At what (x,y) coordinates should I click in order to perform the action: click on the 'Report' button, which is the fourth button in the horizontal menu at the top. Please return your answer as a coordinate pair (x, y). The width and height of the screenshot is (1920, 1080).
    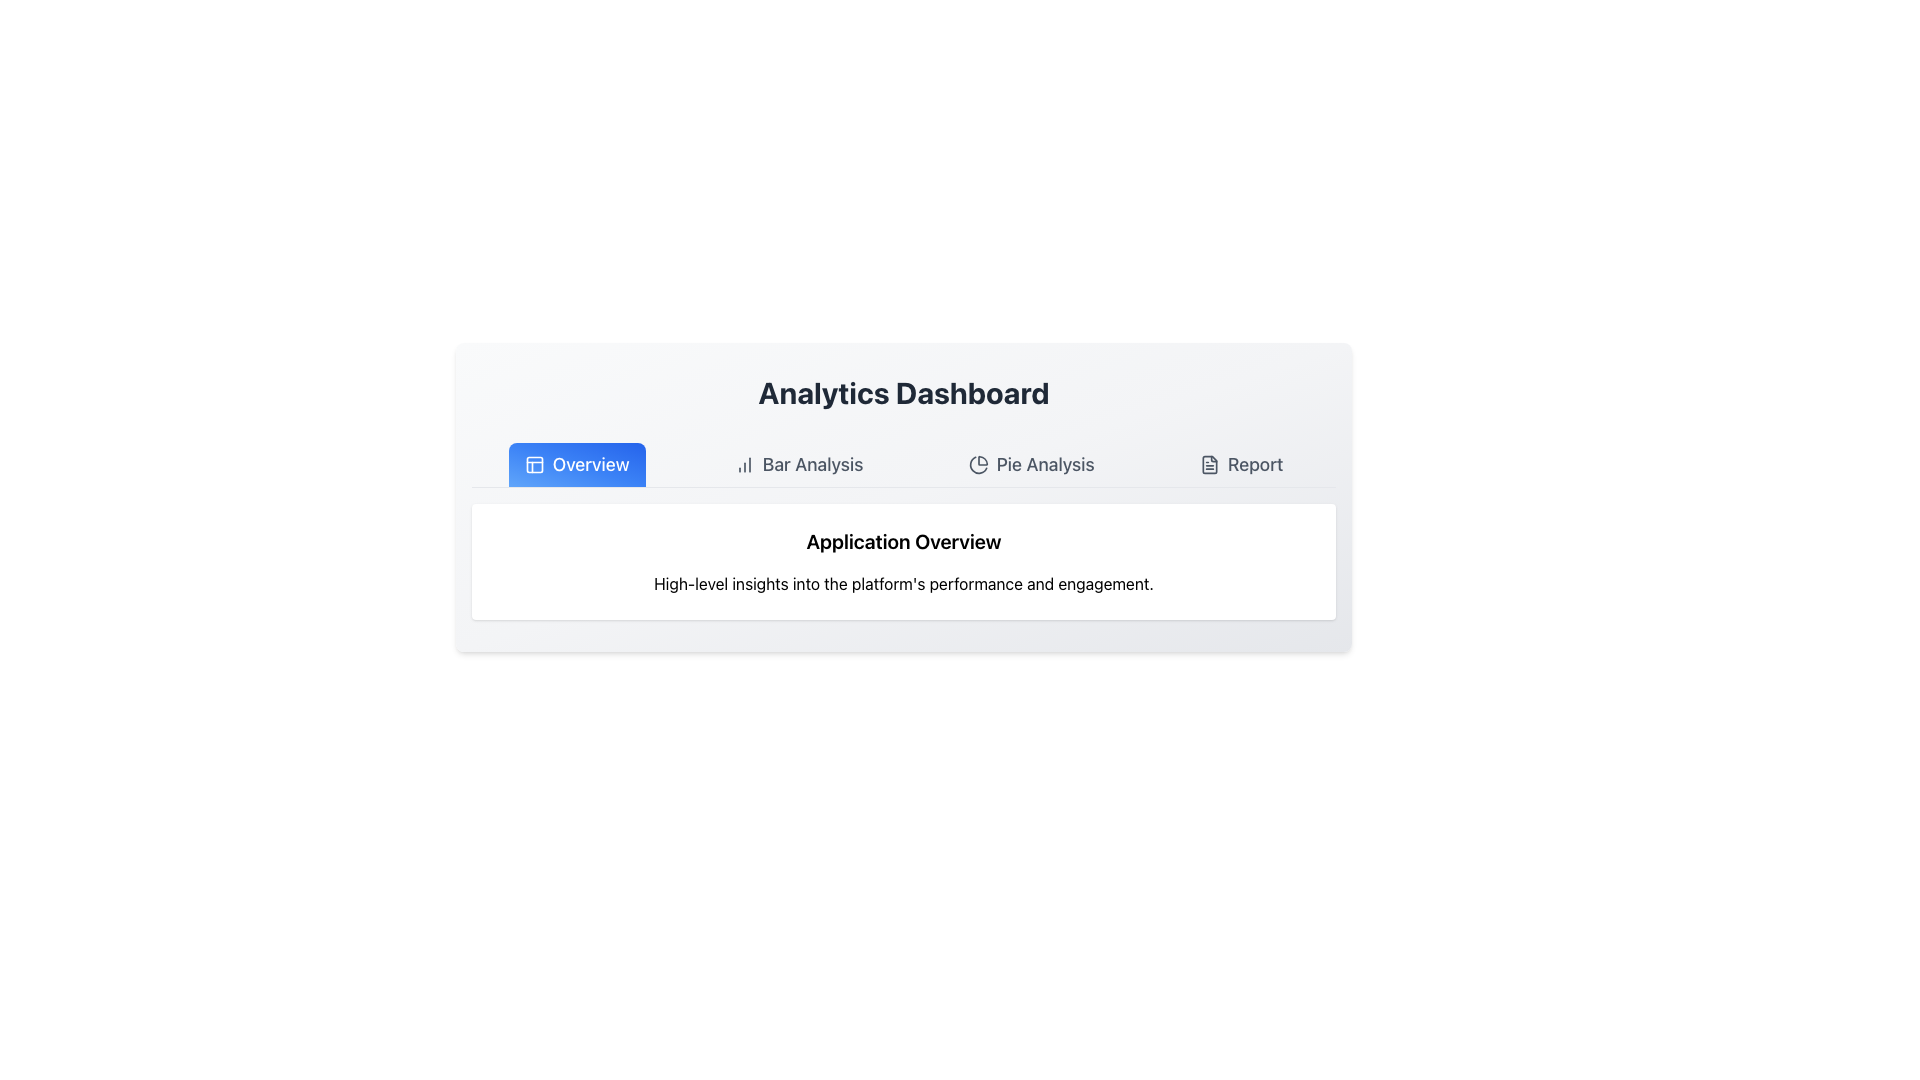
    Looking at the image, I should click on (1240, 465).